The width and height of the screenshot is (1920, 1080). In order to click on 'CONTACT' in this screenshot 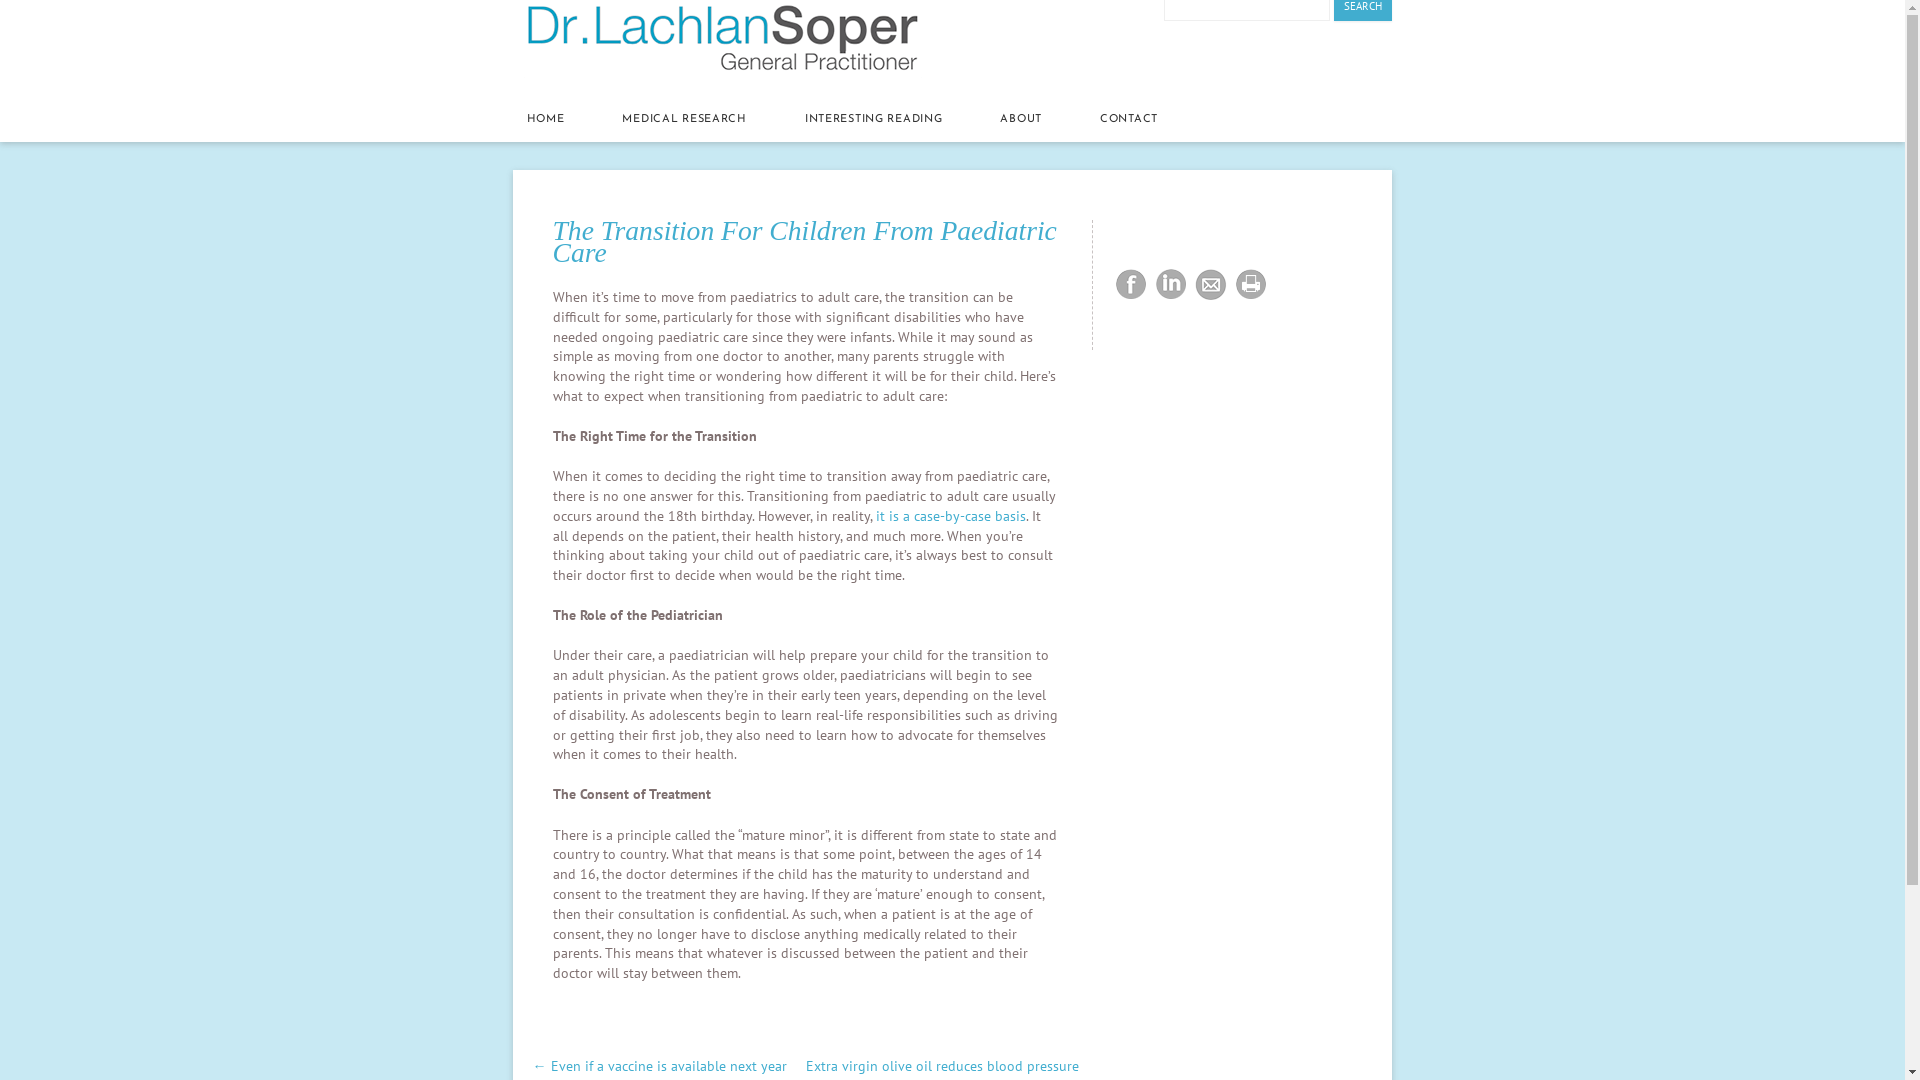, I will do `click(1098, 120)`.